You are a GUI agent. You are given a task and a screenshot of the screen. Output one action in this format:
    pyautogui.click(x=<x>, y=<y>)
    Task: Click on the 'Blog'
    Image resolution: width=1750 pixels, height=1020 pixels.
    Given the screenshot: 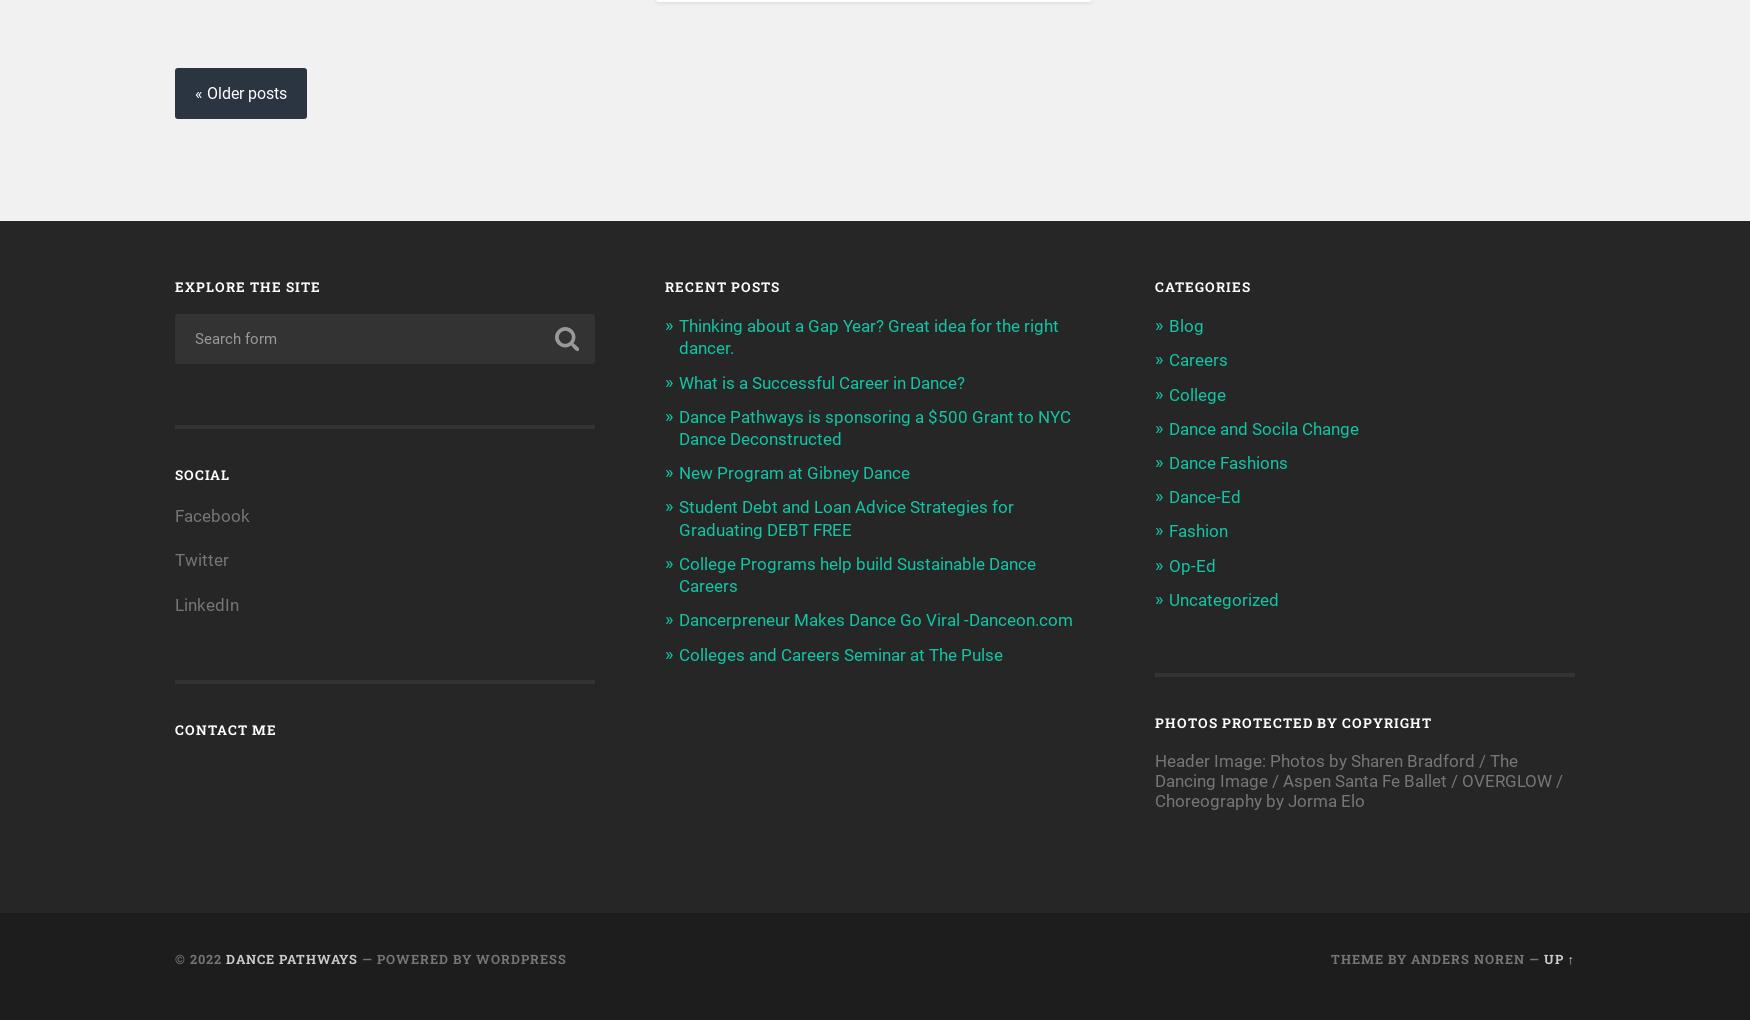 What is the action you would take?
    pyautogui.click(x=1185, y=325)
    